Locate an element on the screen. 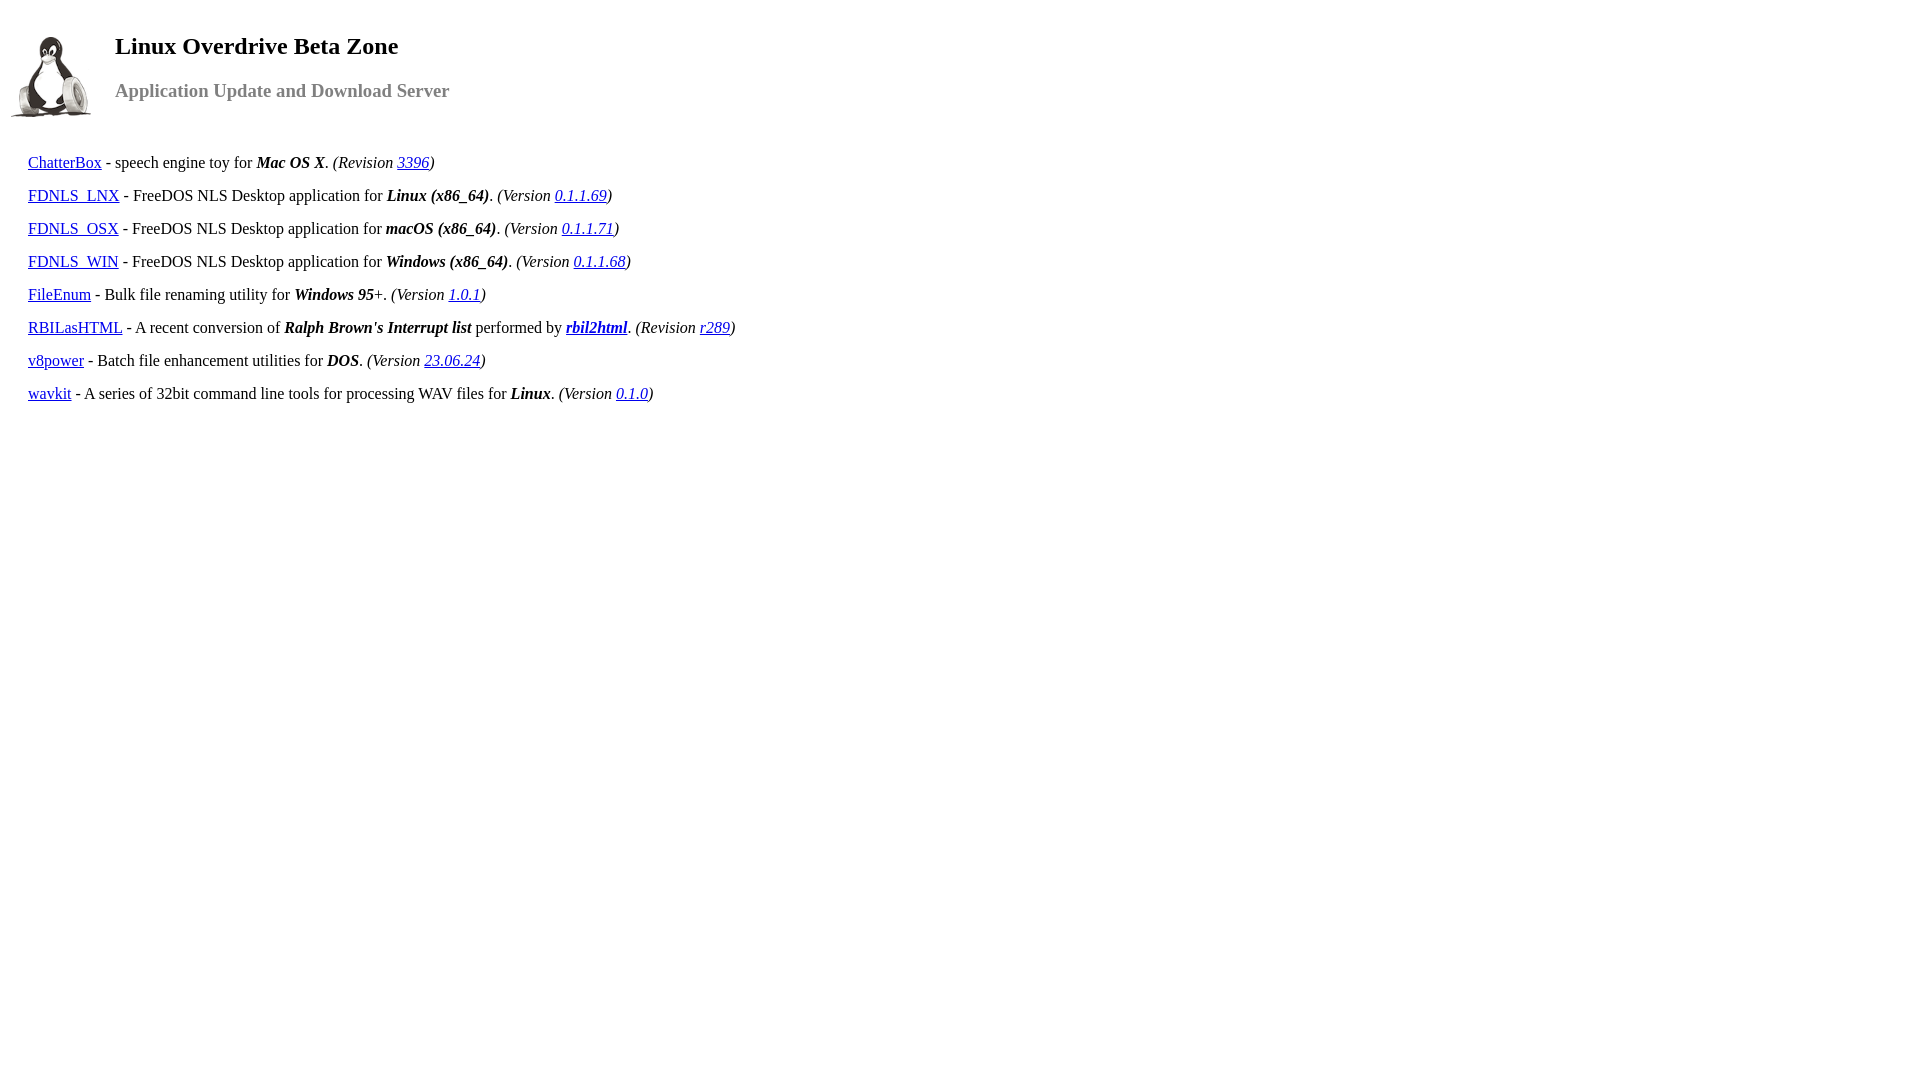  'FDNLS_OSX' is located at coordinates (73, 227).